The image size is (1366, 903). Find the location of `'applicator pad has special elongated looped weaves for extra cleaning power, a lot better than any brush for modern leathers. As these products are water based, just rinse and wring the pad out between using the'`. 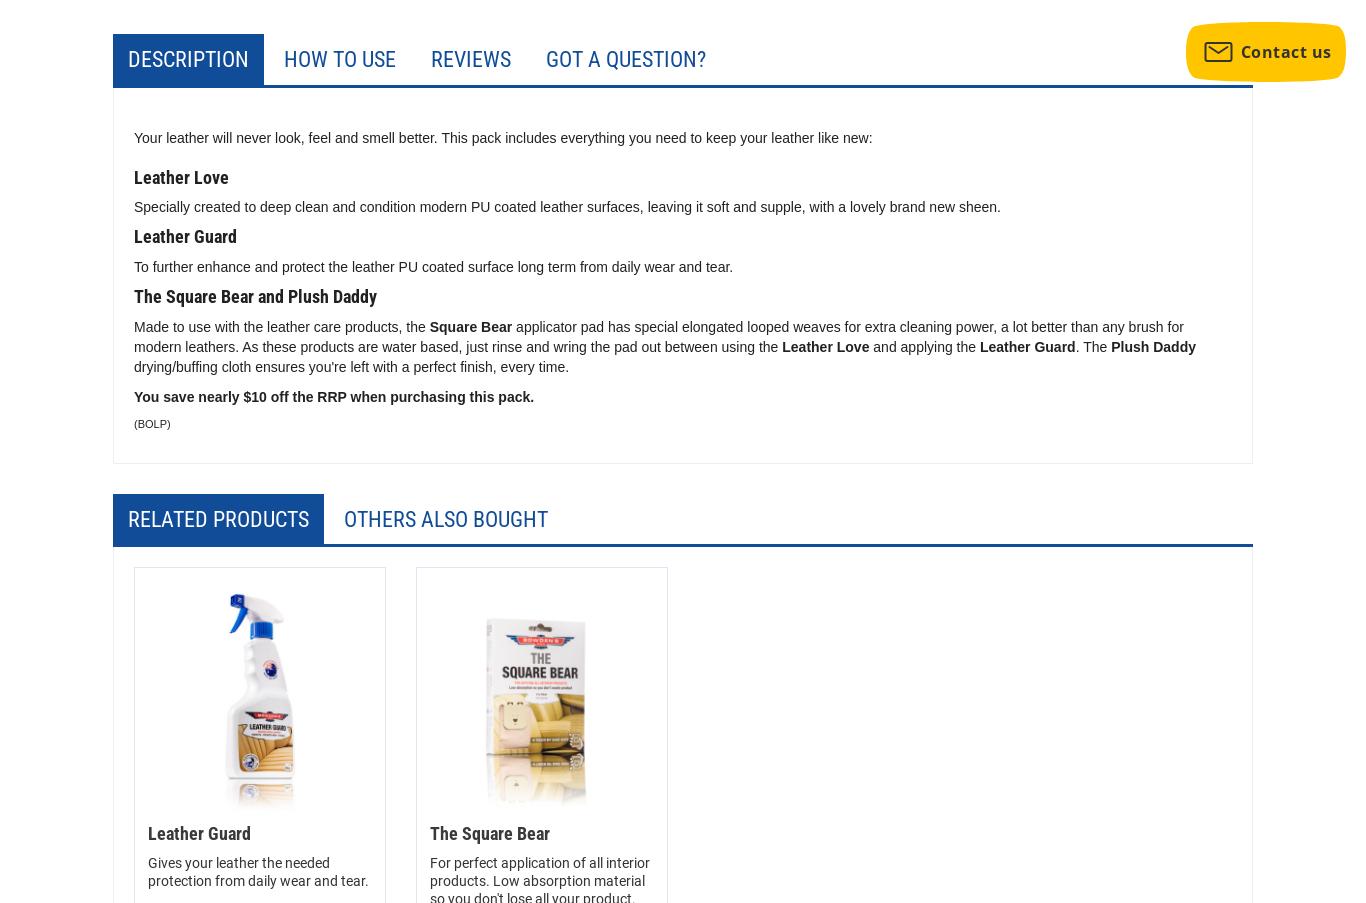

'applicator pad has special elongated looped weaves for extra cleaning power, a lot better than any brush for modern leathers. As these products are water based, just rinse and wring the pad out between using the' is located at coordinates (657, 336).